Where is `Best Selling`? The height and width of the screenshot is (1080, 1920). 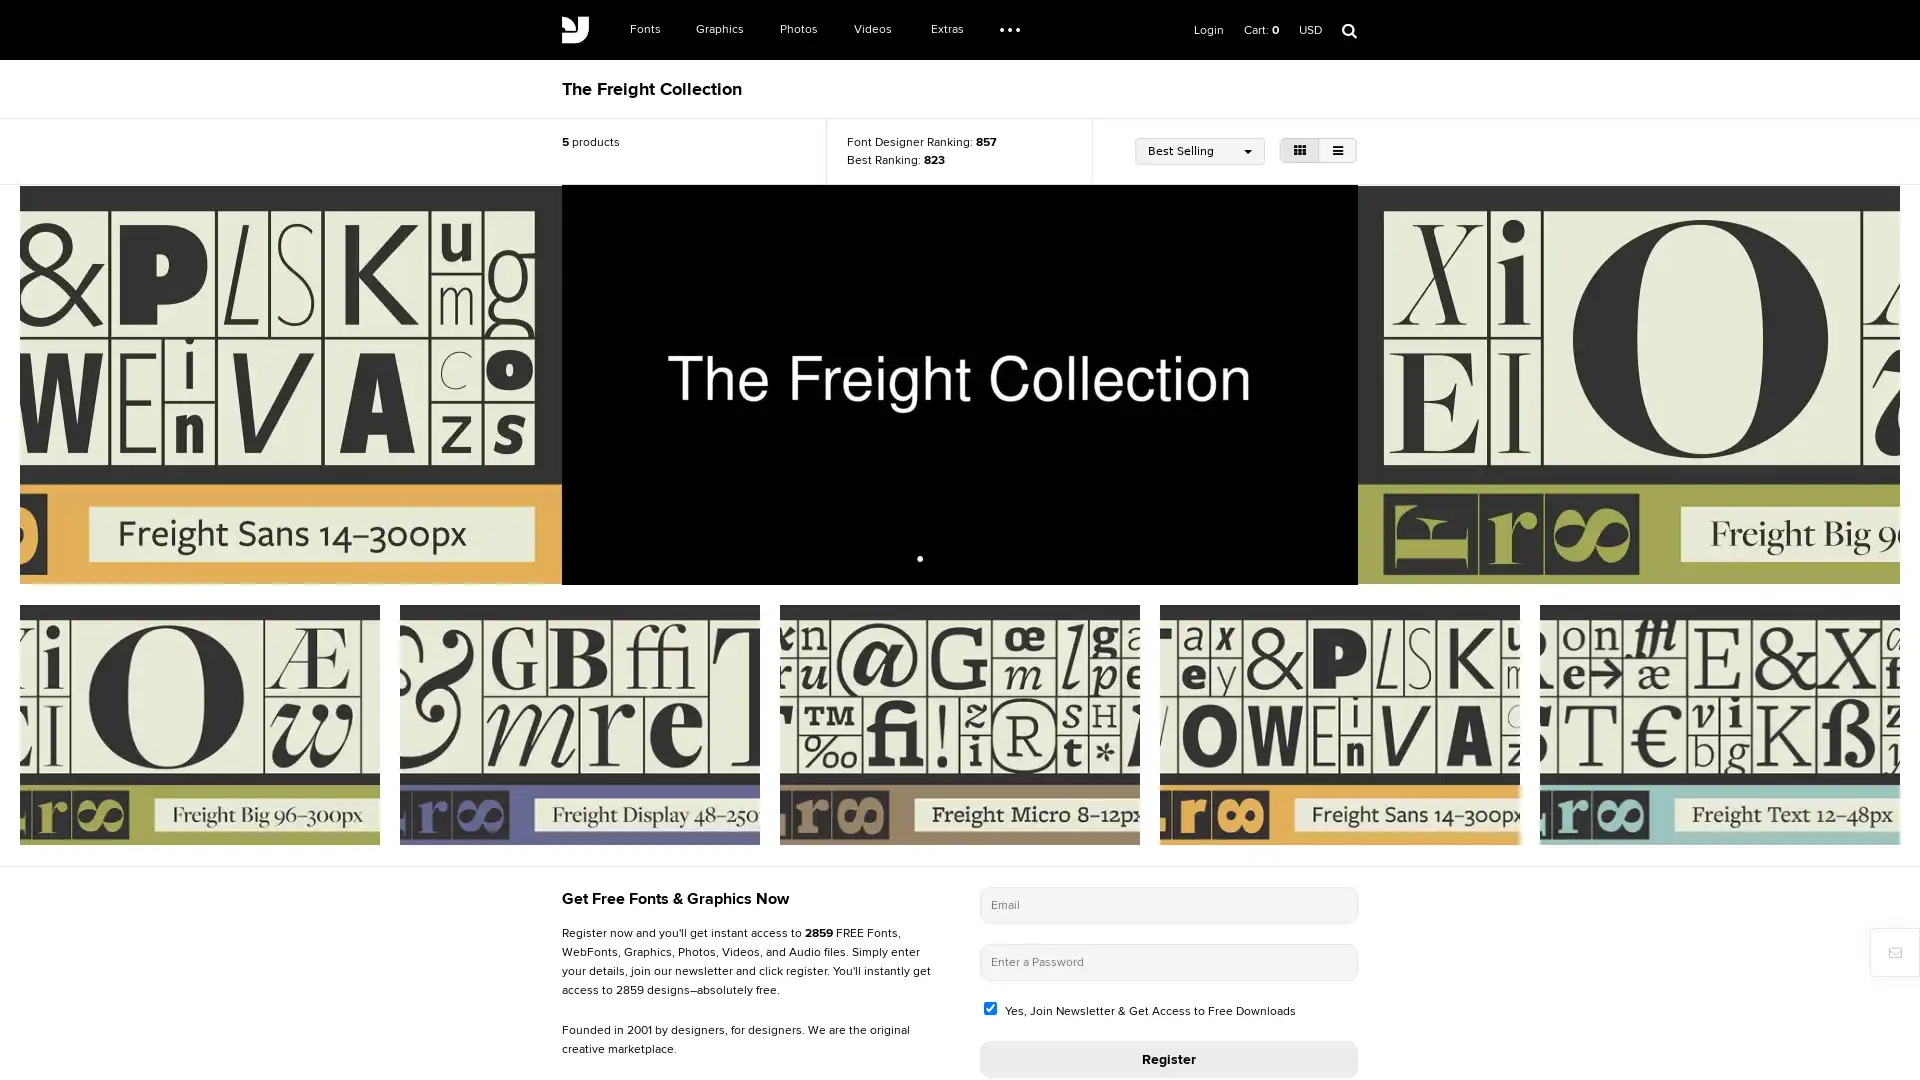
Best Selling is located at coordinates (1200, 150).